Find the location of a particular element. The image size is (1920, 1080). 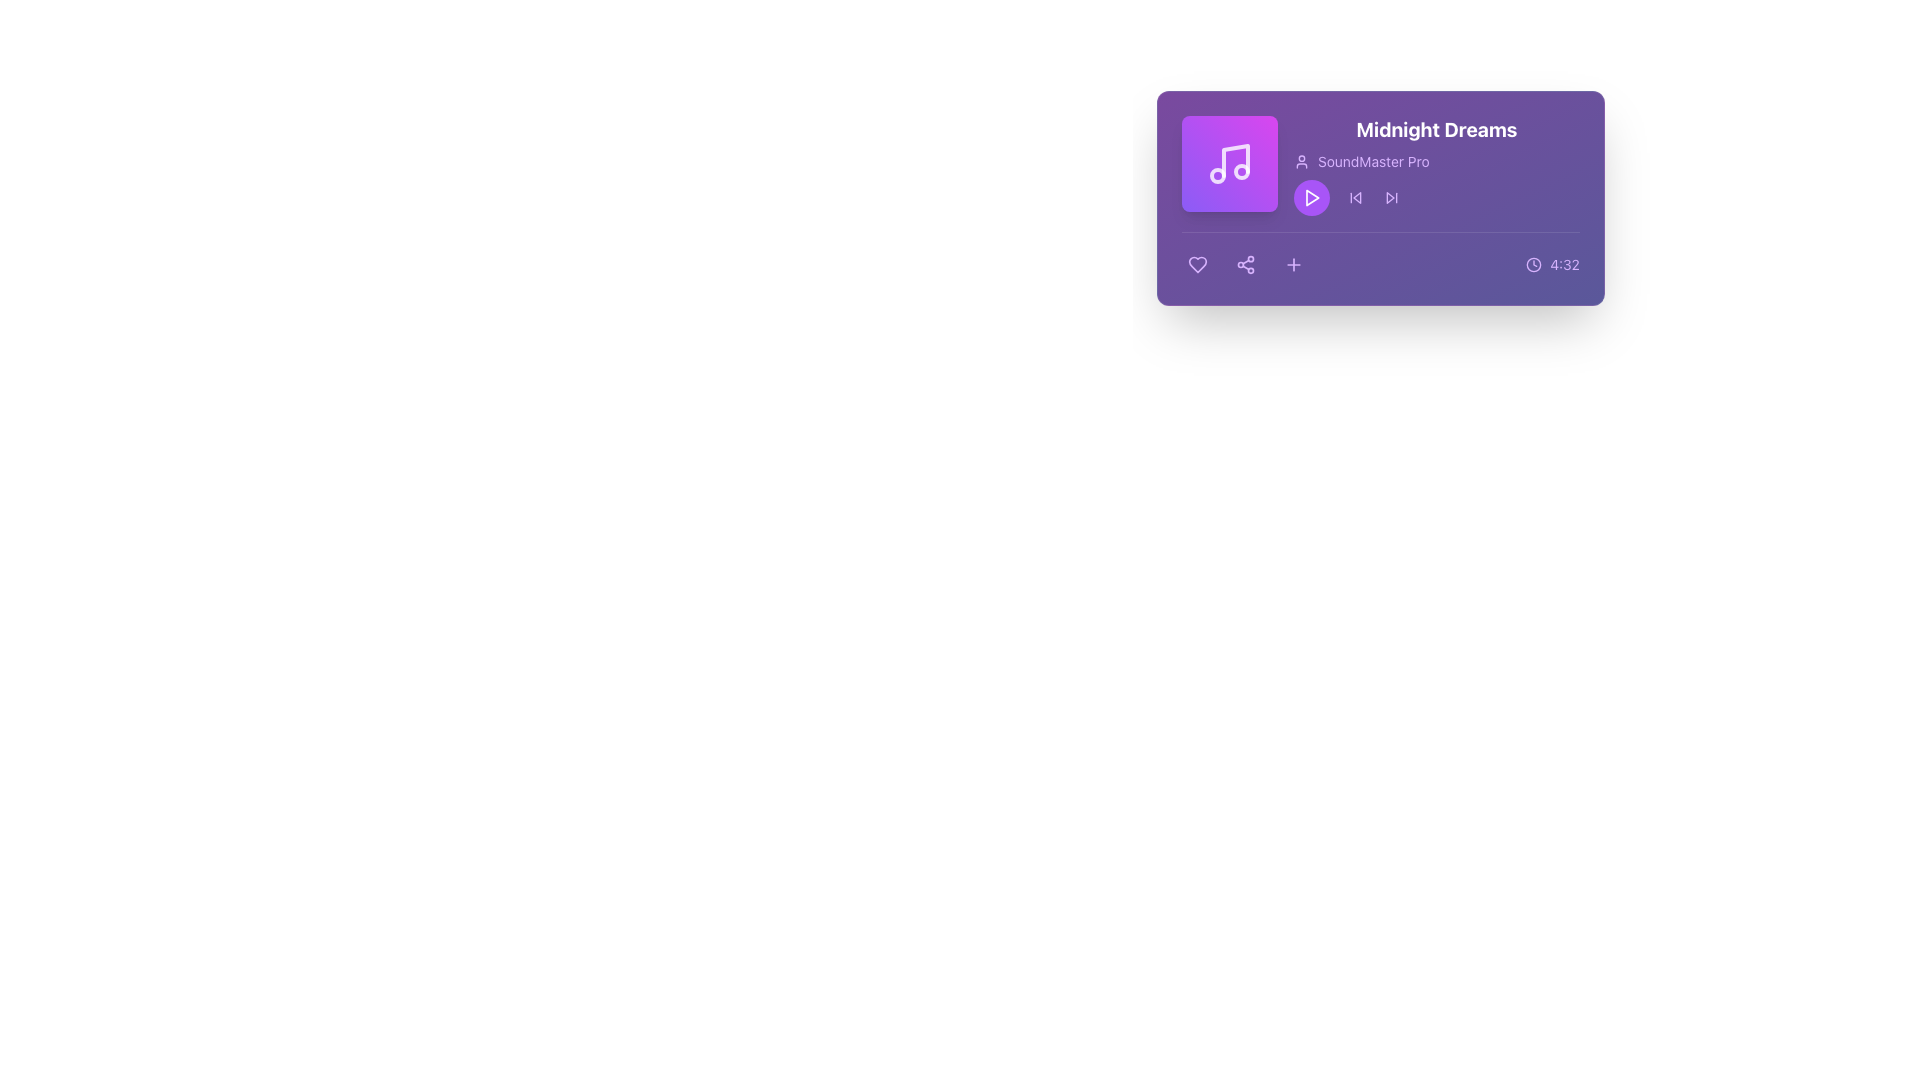

the song title 'Midnight Dreams' in the Component card with multimedia details and interactive controls is located at coordinates (1380, 198).